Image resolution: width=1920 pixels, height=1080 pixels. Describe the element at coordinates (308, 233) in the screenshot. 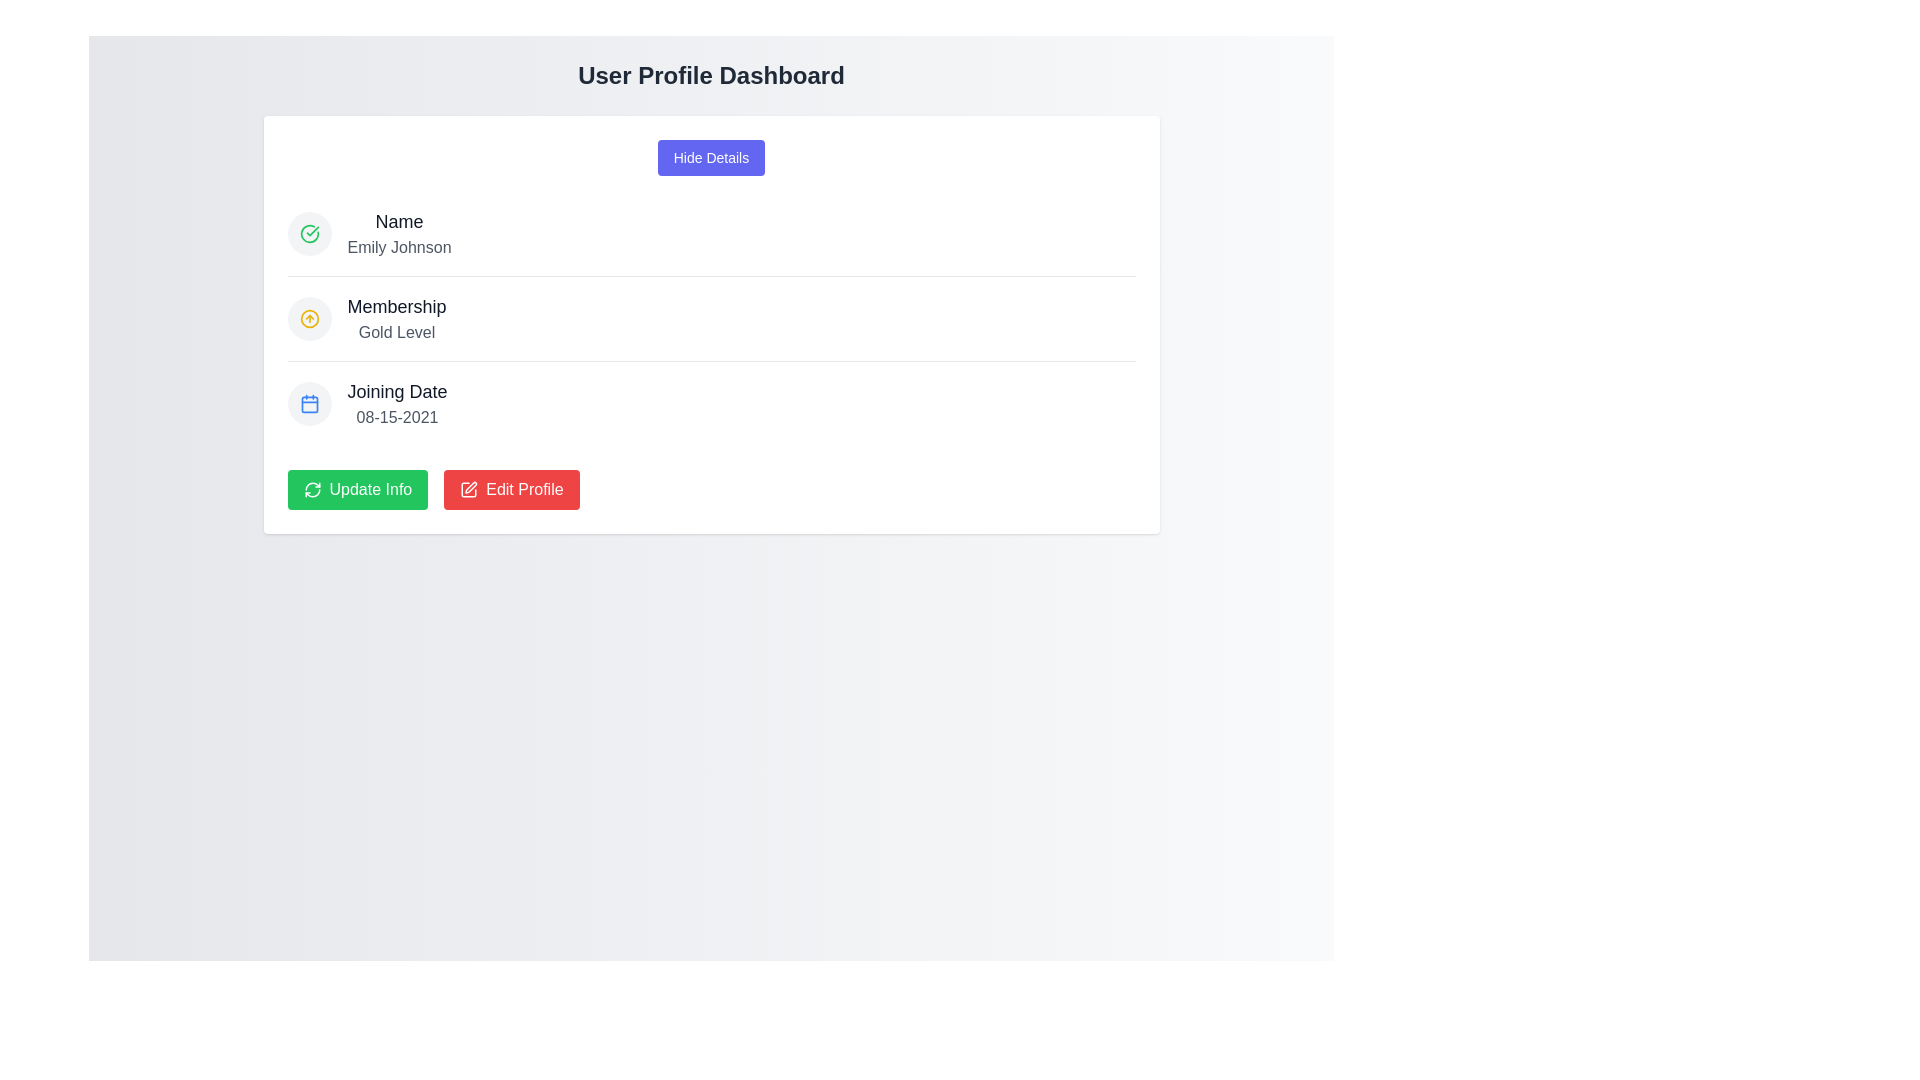

I see `the circular icon with a green check mark that is the first icon in the row labeled 'Name Emily Johnson' in the profile dashboard` at that location.